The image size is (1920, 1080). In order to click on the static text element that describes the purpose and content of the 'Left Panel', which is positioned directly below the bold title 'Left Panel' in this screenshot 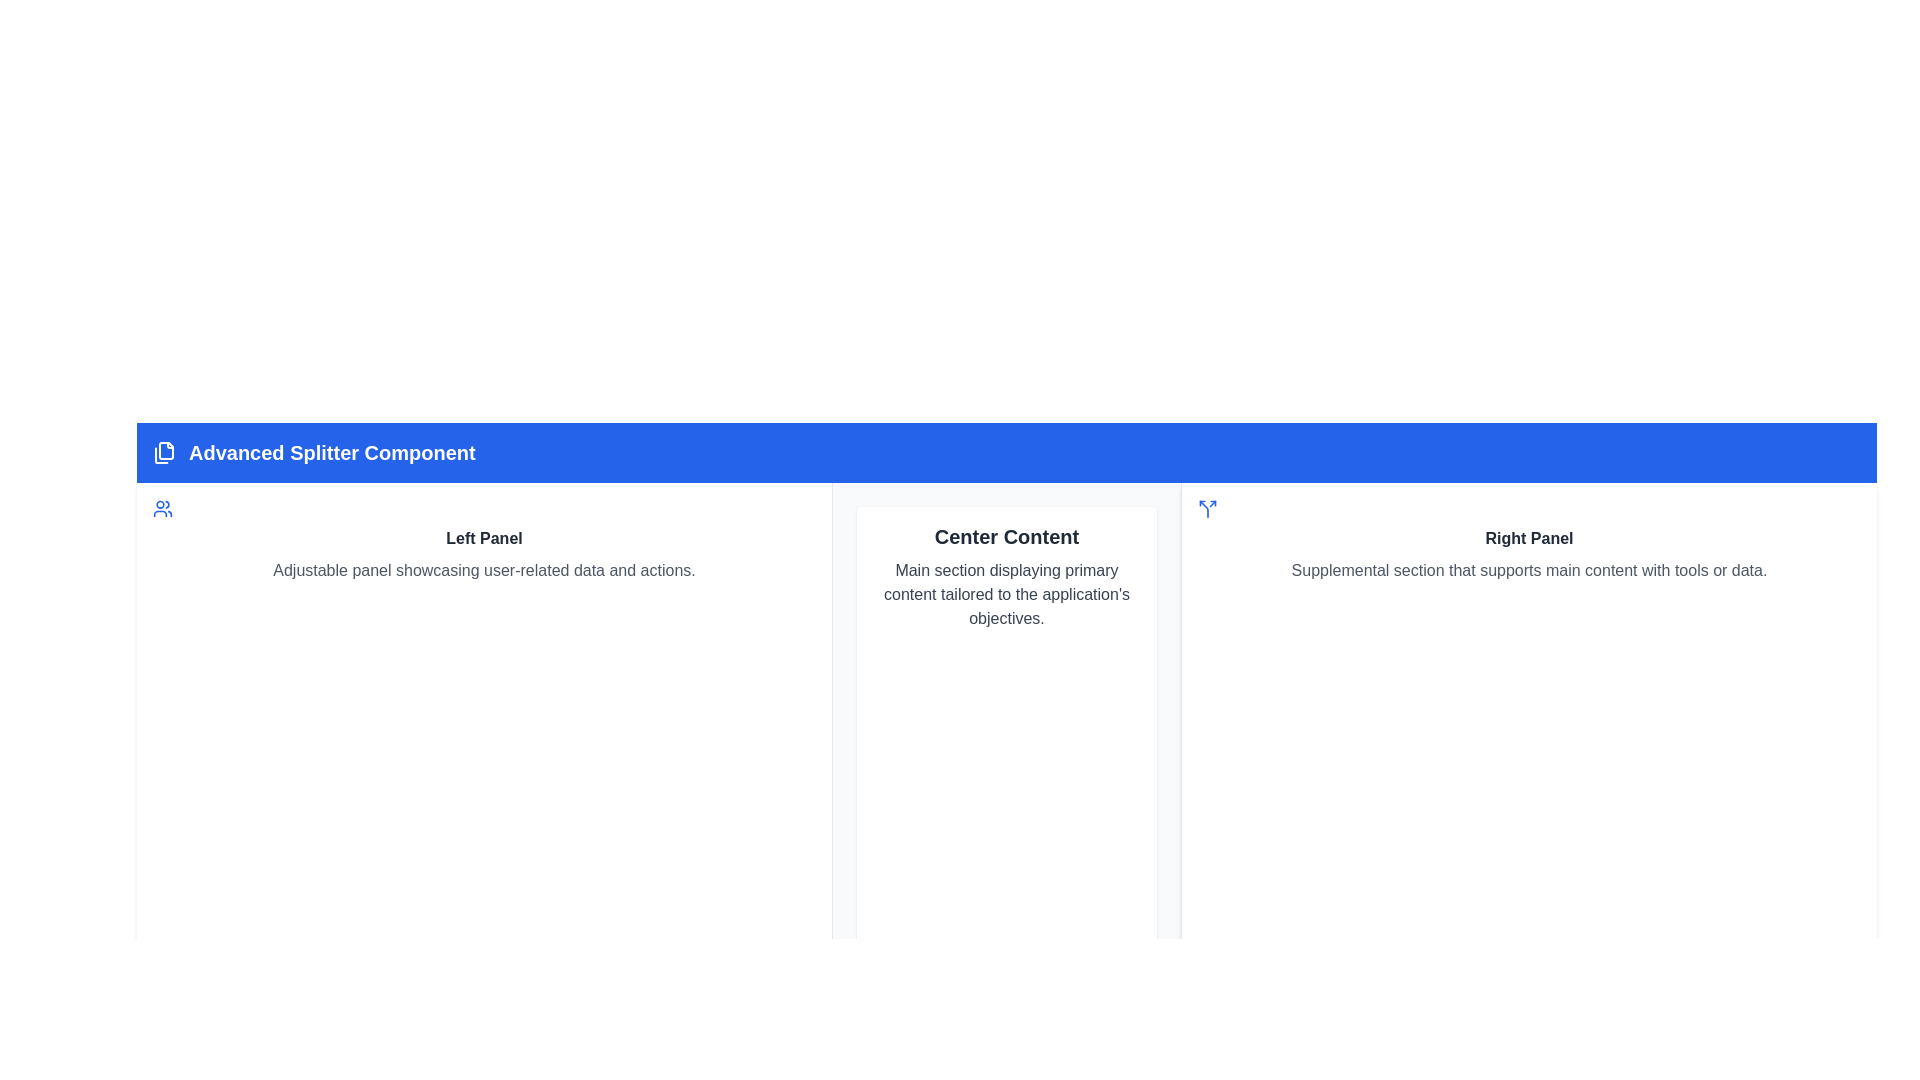, I will do `click(484, 570)`.